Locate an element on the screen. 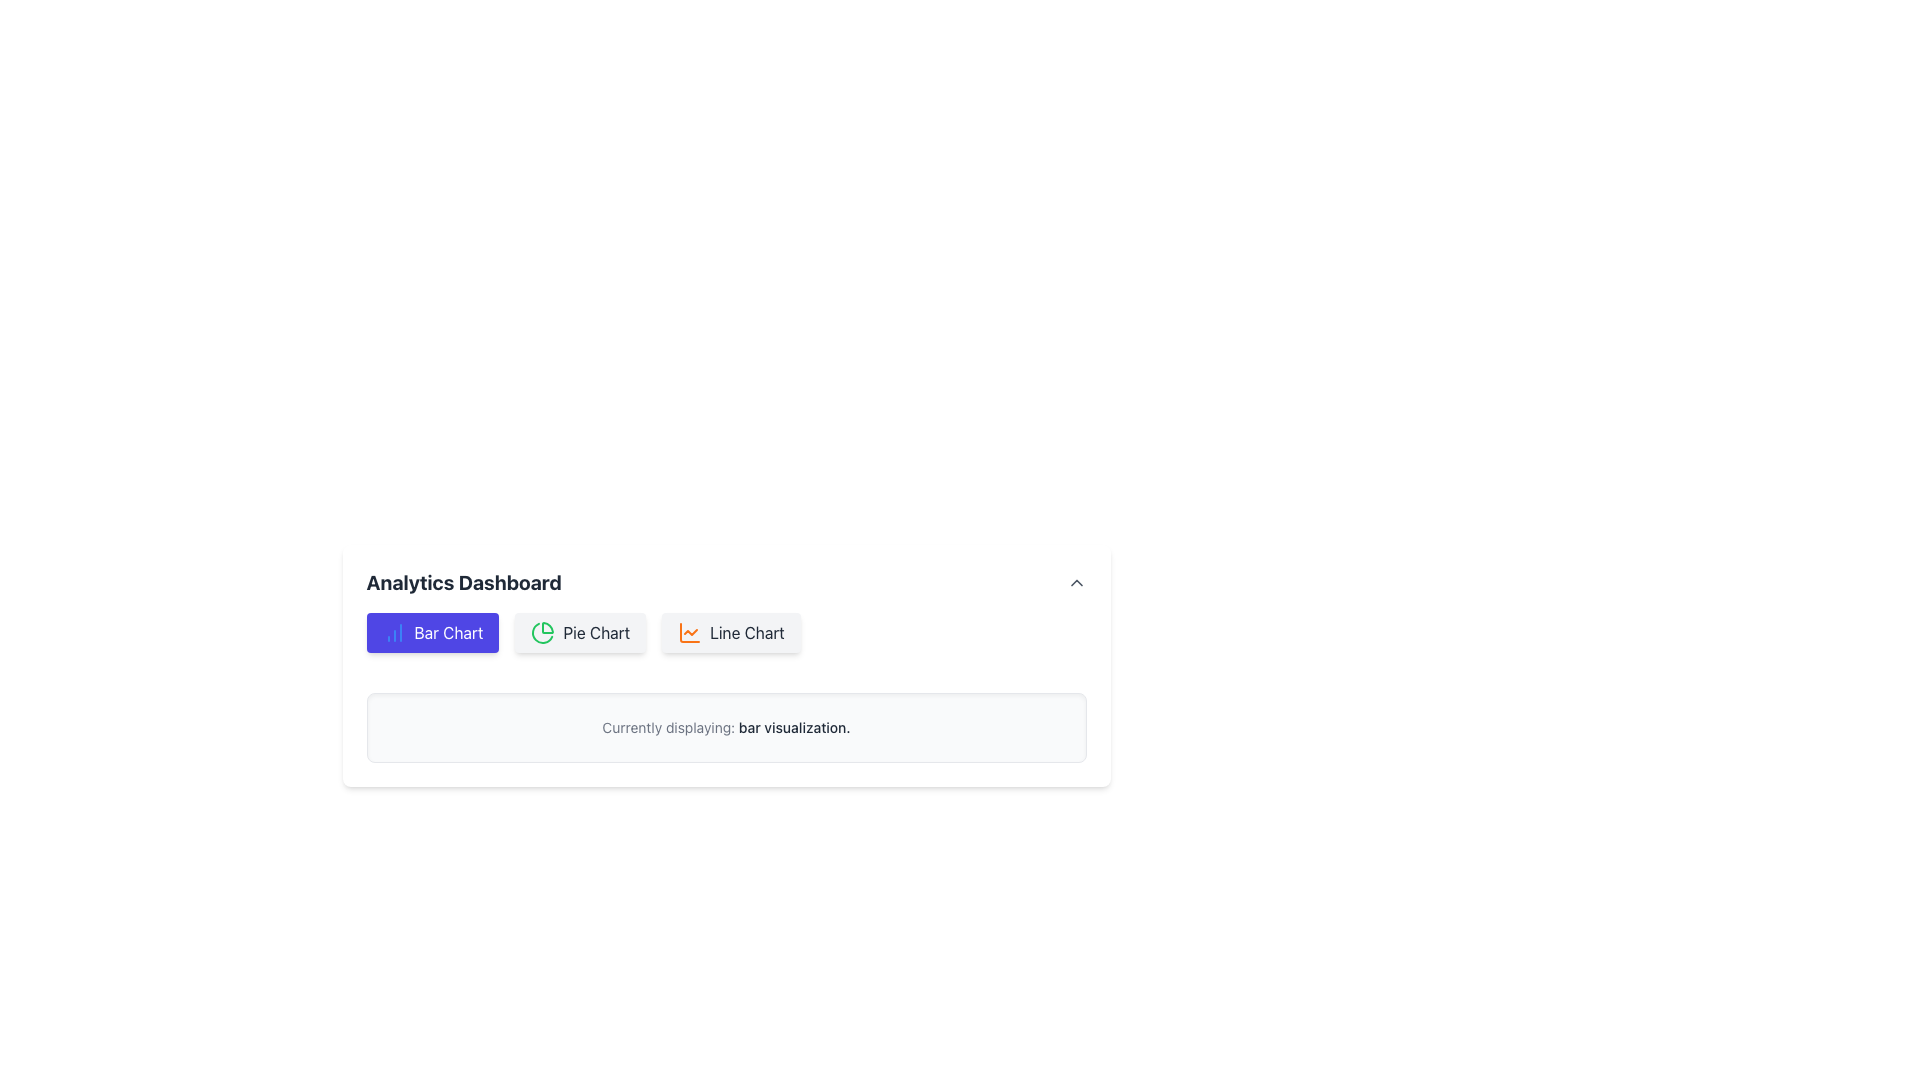  the small upward-pointing gray arrow icon button located at the rightmost end of the 'Analytics Dashboard' title bar is located at coordinates (1075, 582).